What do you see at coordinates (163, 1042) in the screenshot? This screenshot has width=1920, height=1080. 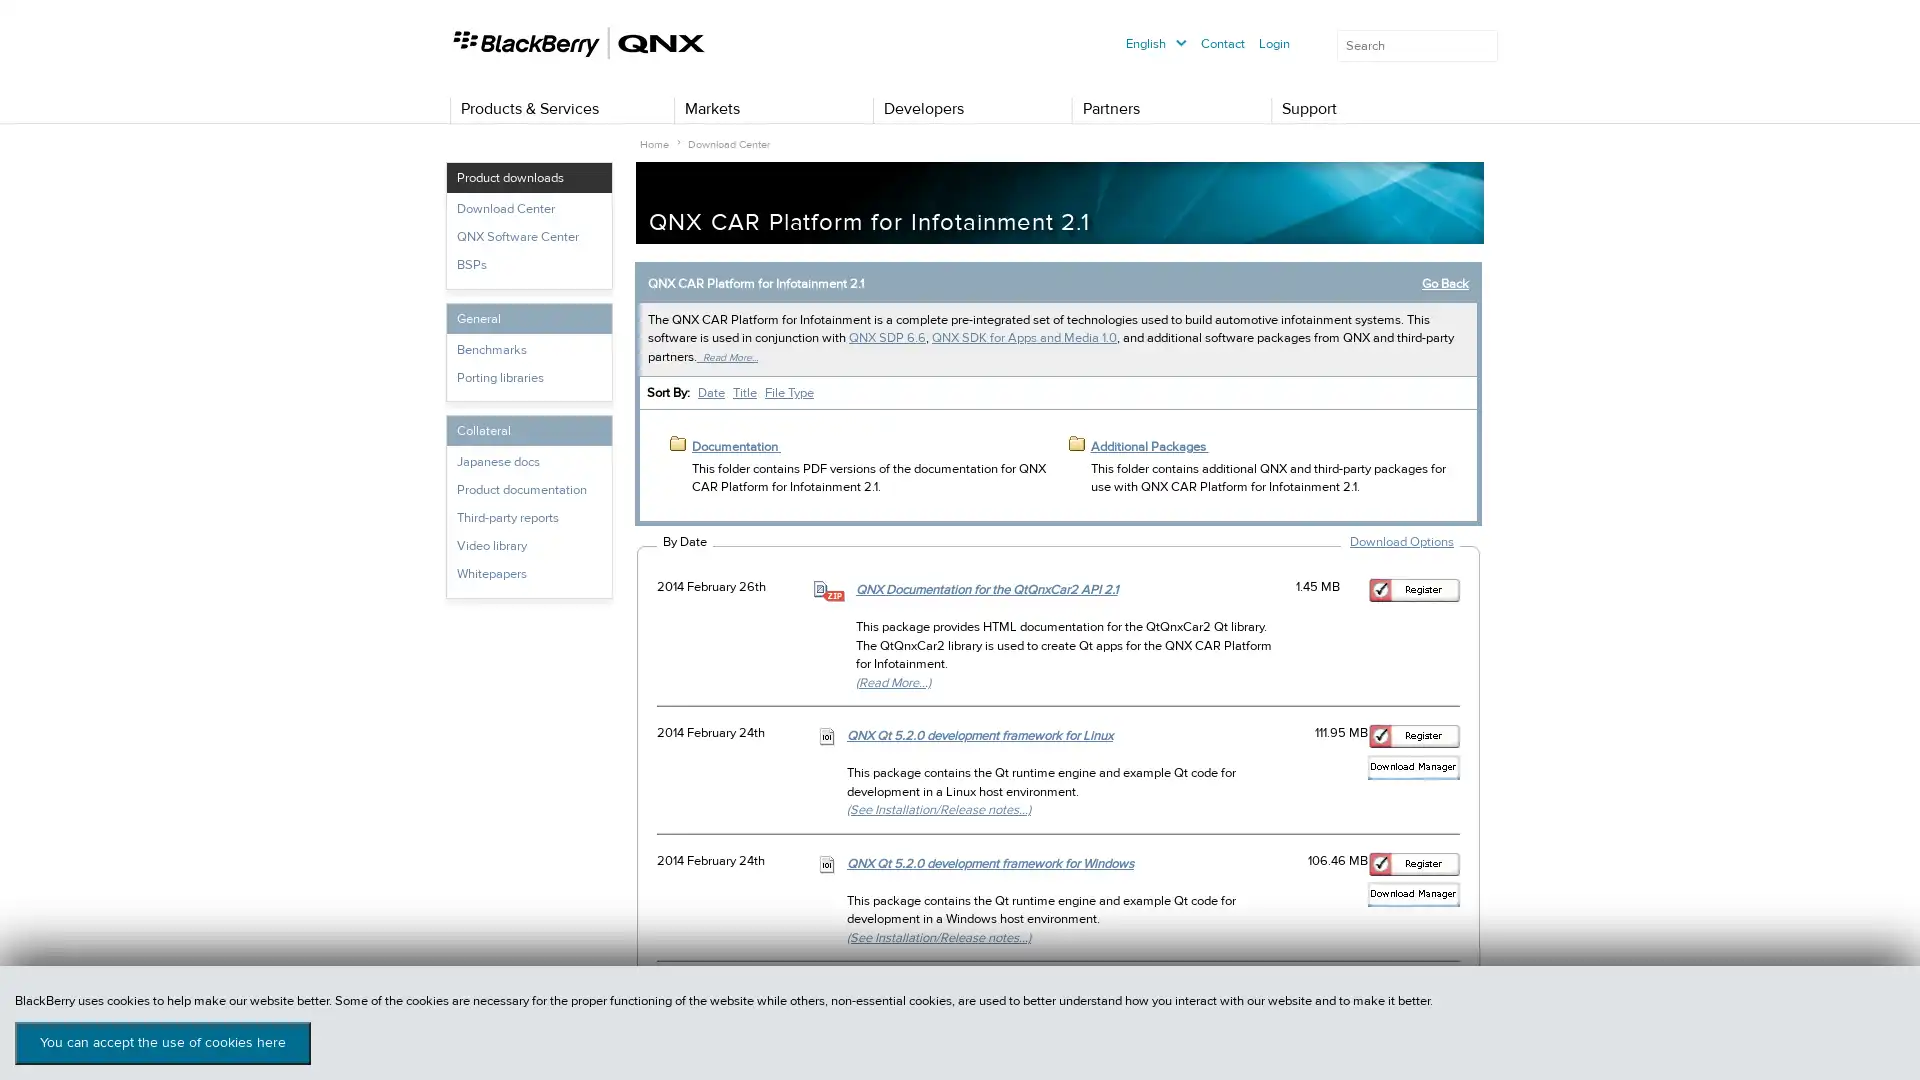 I see `You can accept the use of cookies here` at bounding box center [163, 1042].